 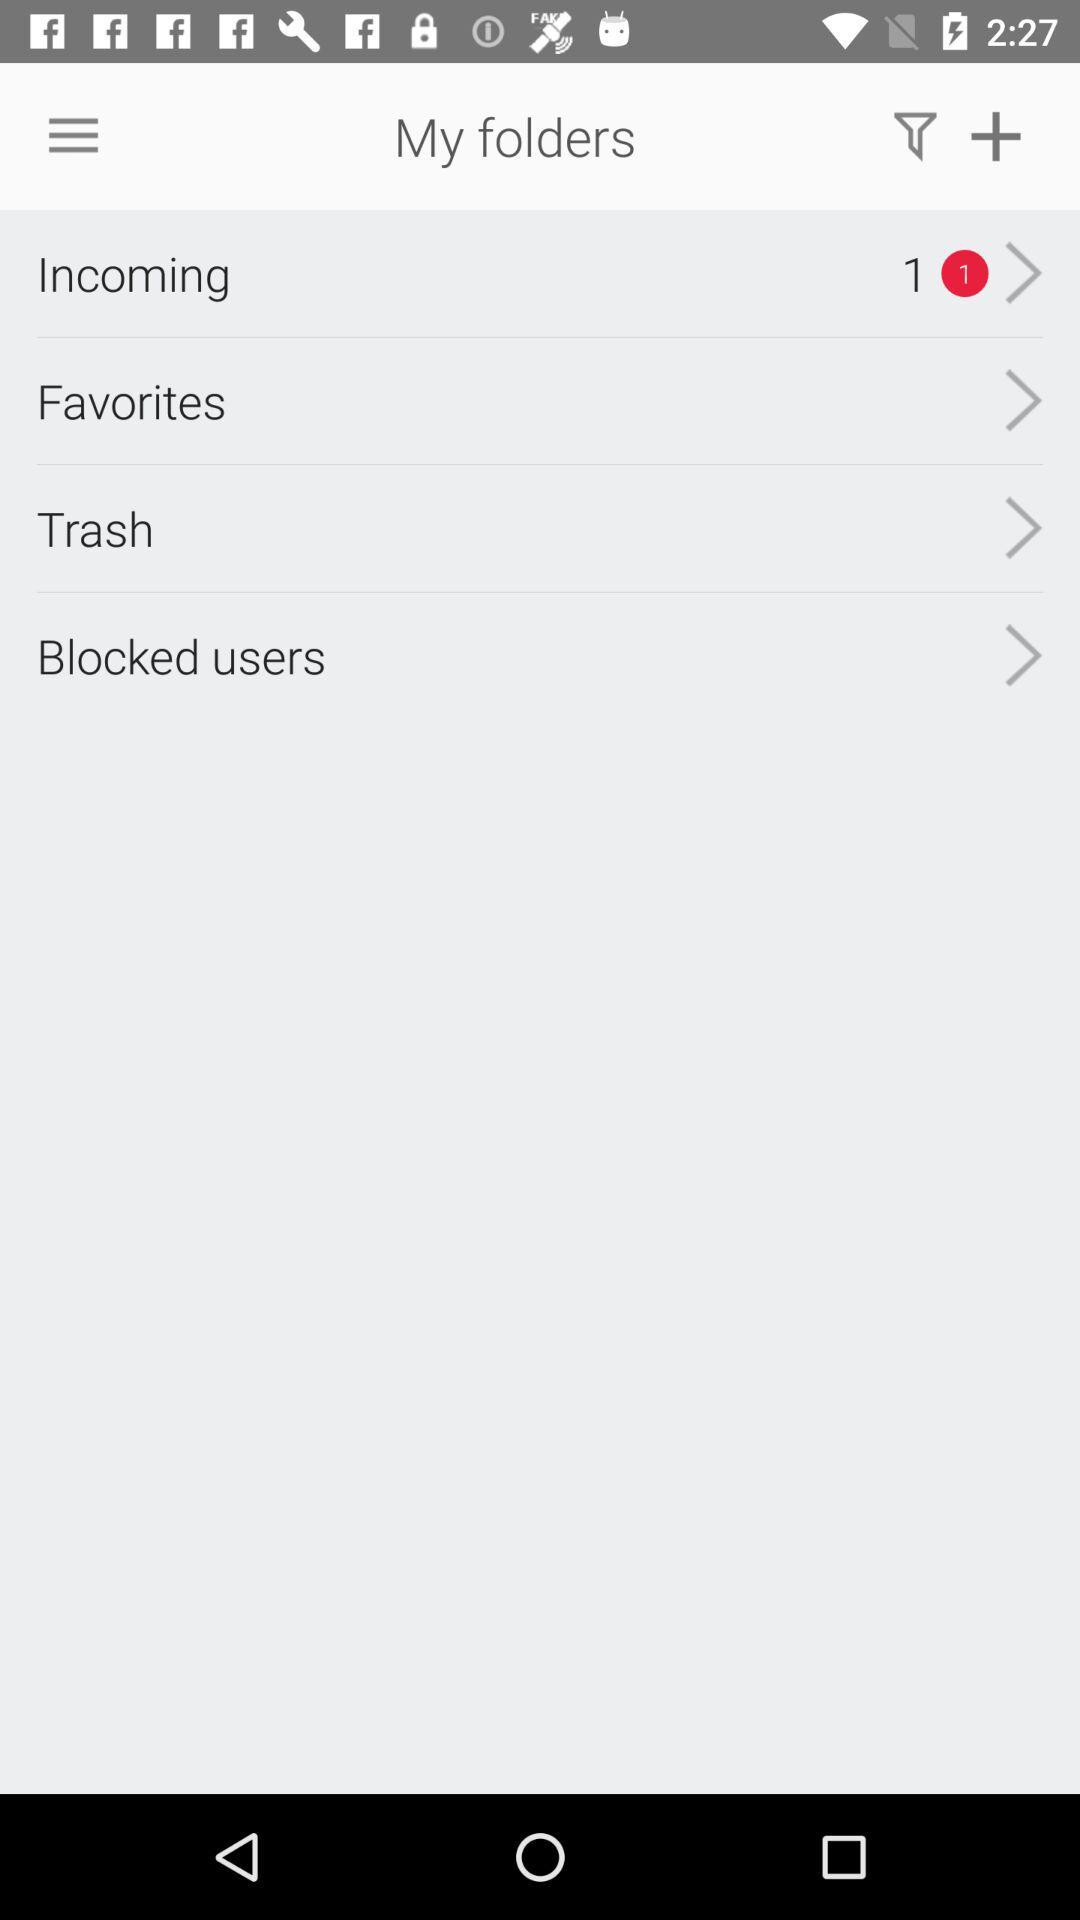 I want to click on the item next to blocked users, so click(x=1023, y=528).